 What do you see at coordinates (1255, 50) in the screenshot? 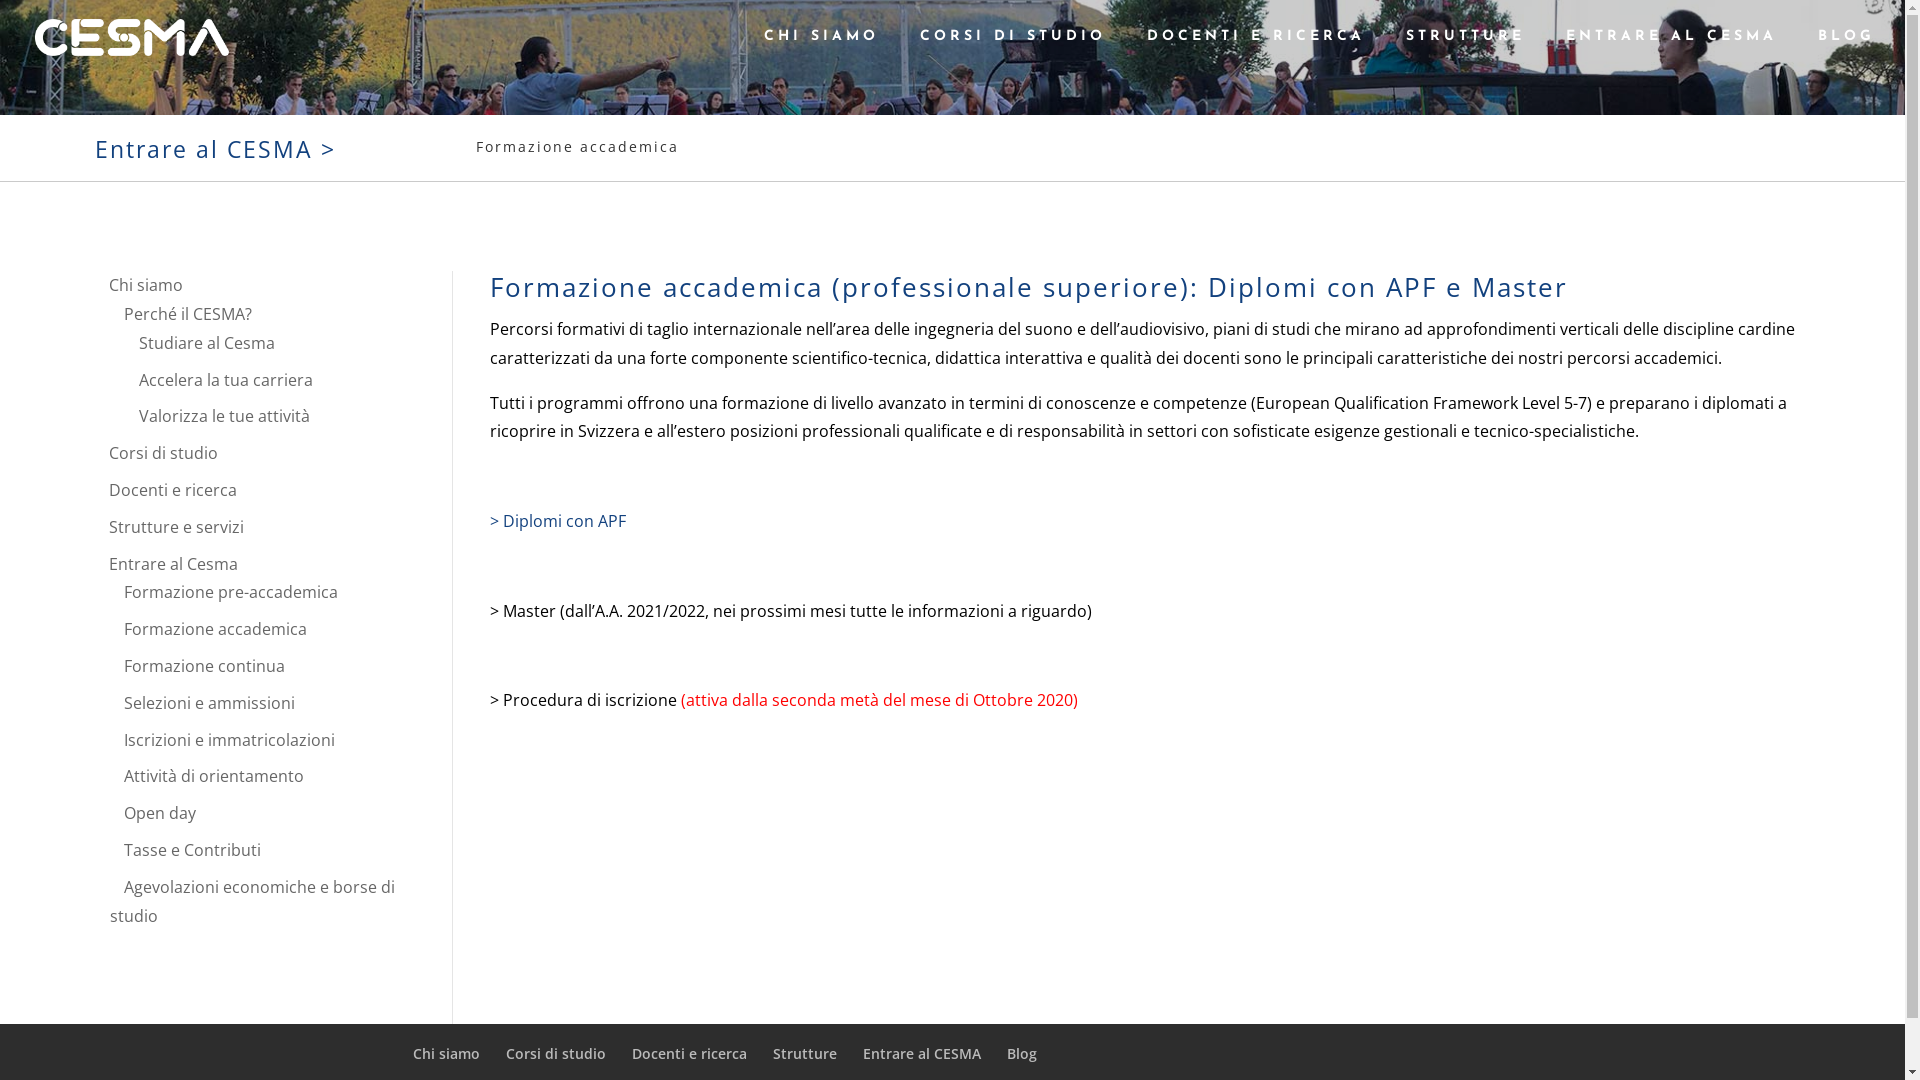
I see `'DOCENTI E RICERCA'` at bounding box center [1255, 50].